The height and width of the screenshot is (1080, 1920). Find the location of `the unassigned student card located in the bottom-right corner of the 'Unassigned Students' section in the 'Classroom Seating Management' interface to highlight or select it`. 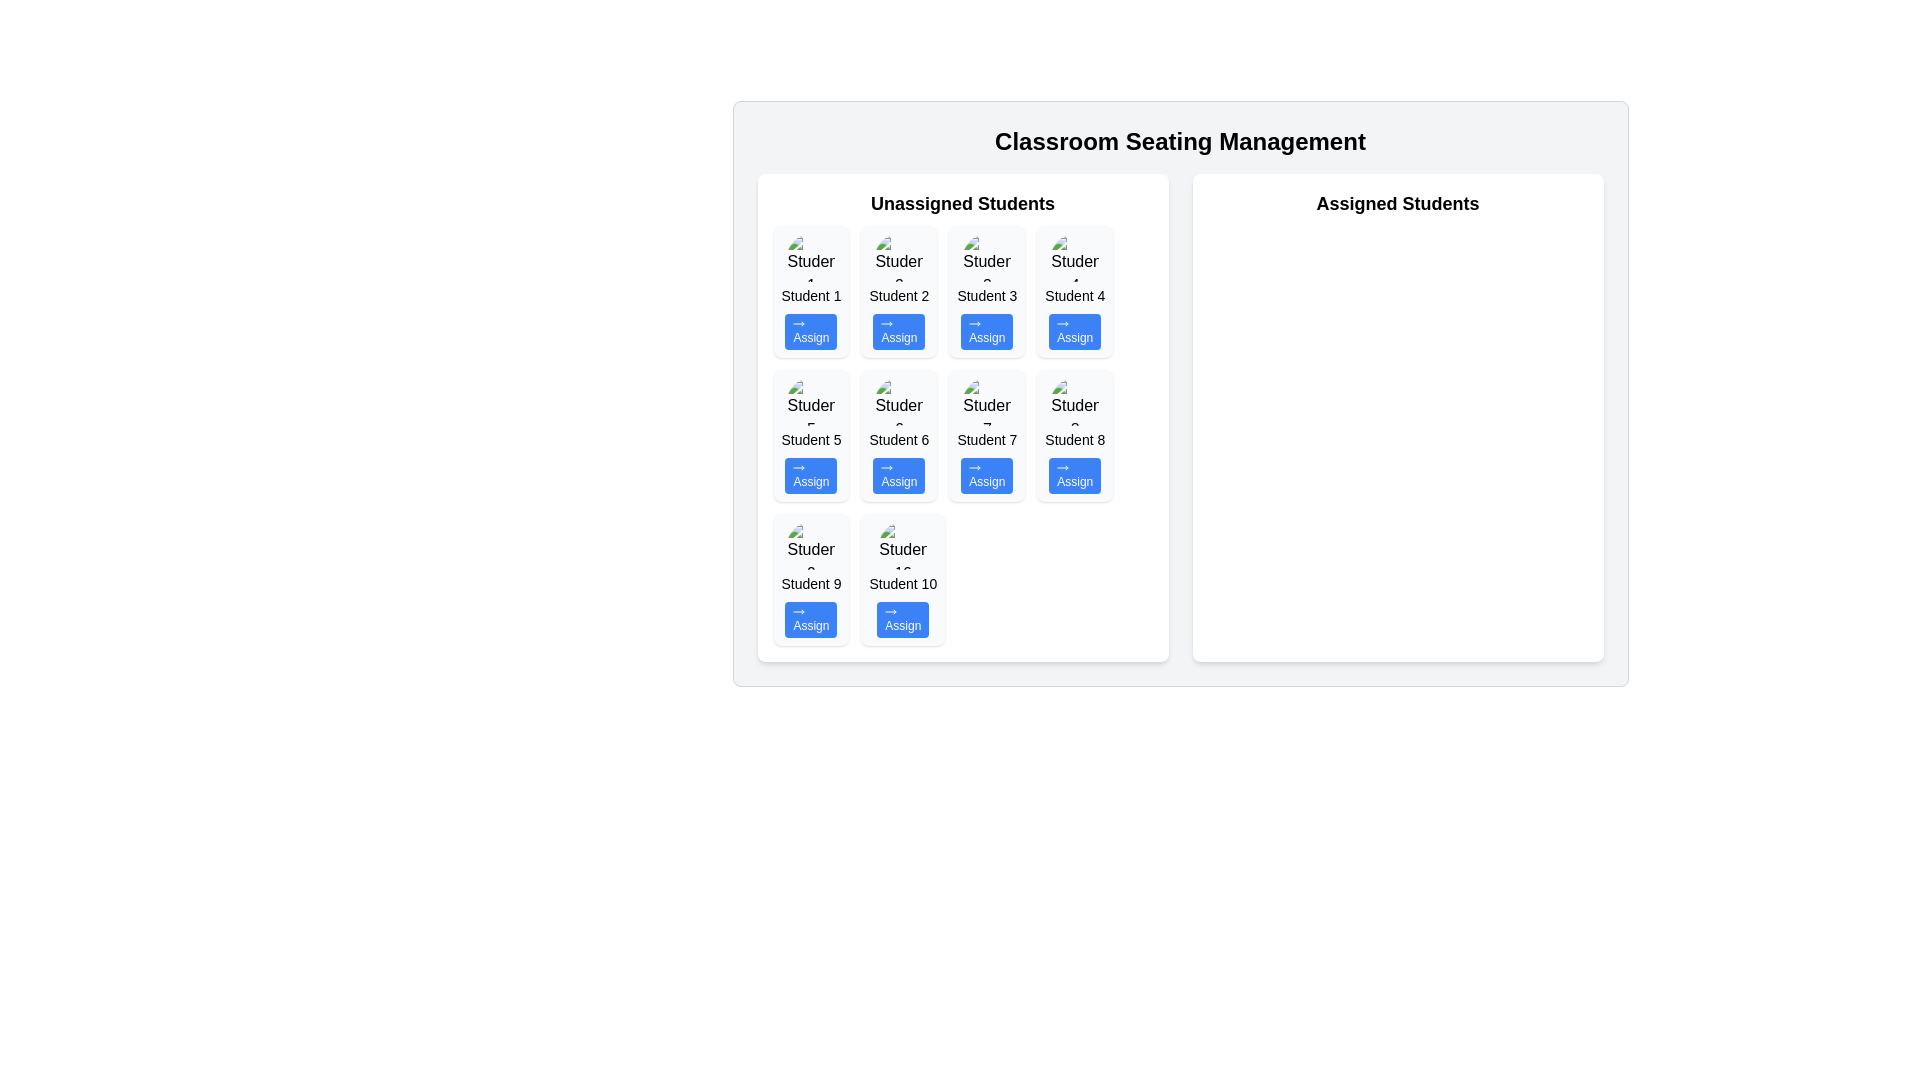

the unassigned student card located in the bottom-right corner of the 'Unassigned Students' section in the 'Classroom Seating Management' interface to highlight or select it is located at coordinates (1074, 434).